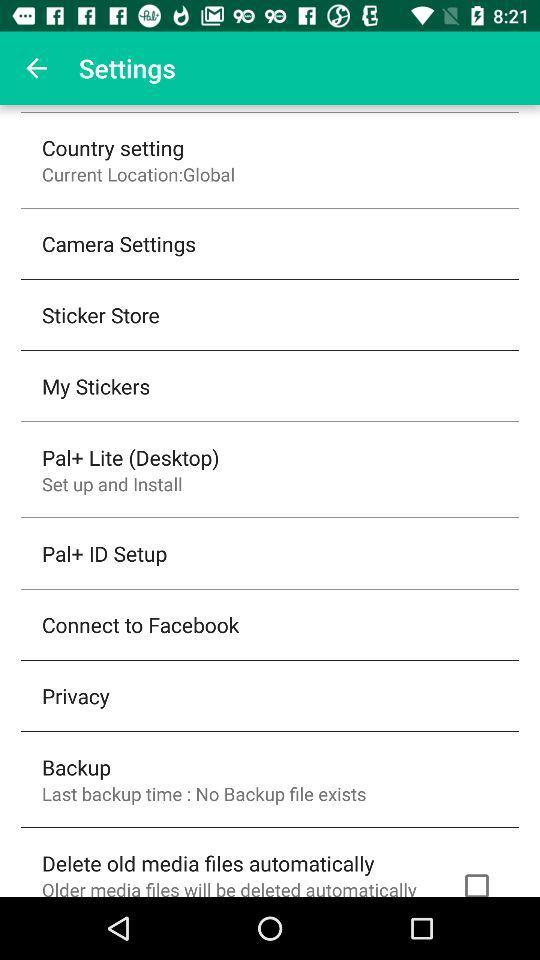  Describe the element at coordinates (99, 314) in the screenshot. I see `the item below the camera settings item` at that location.